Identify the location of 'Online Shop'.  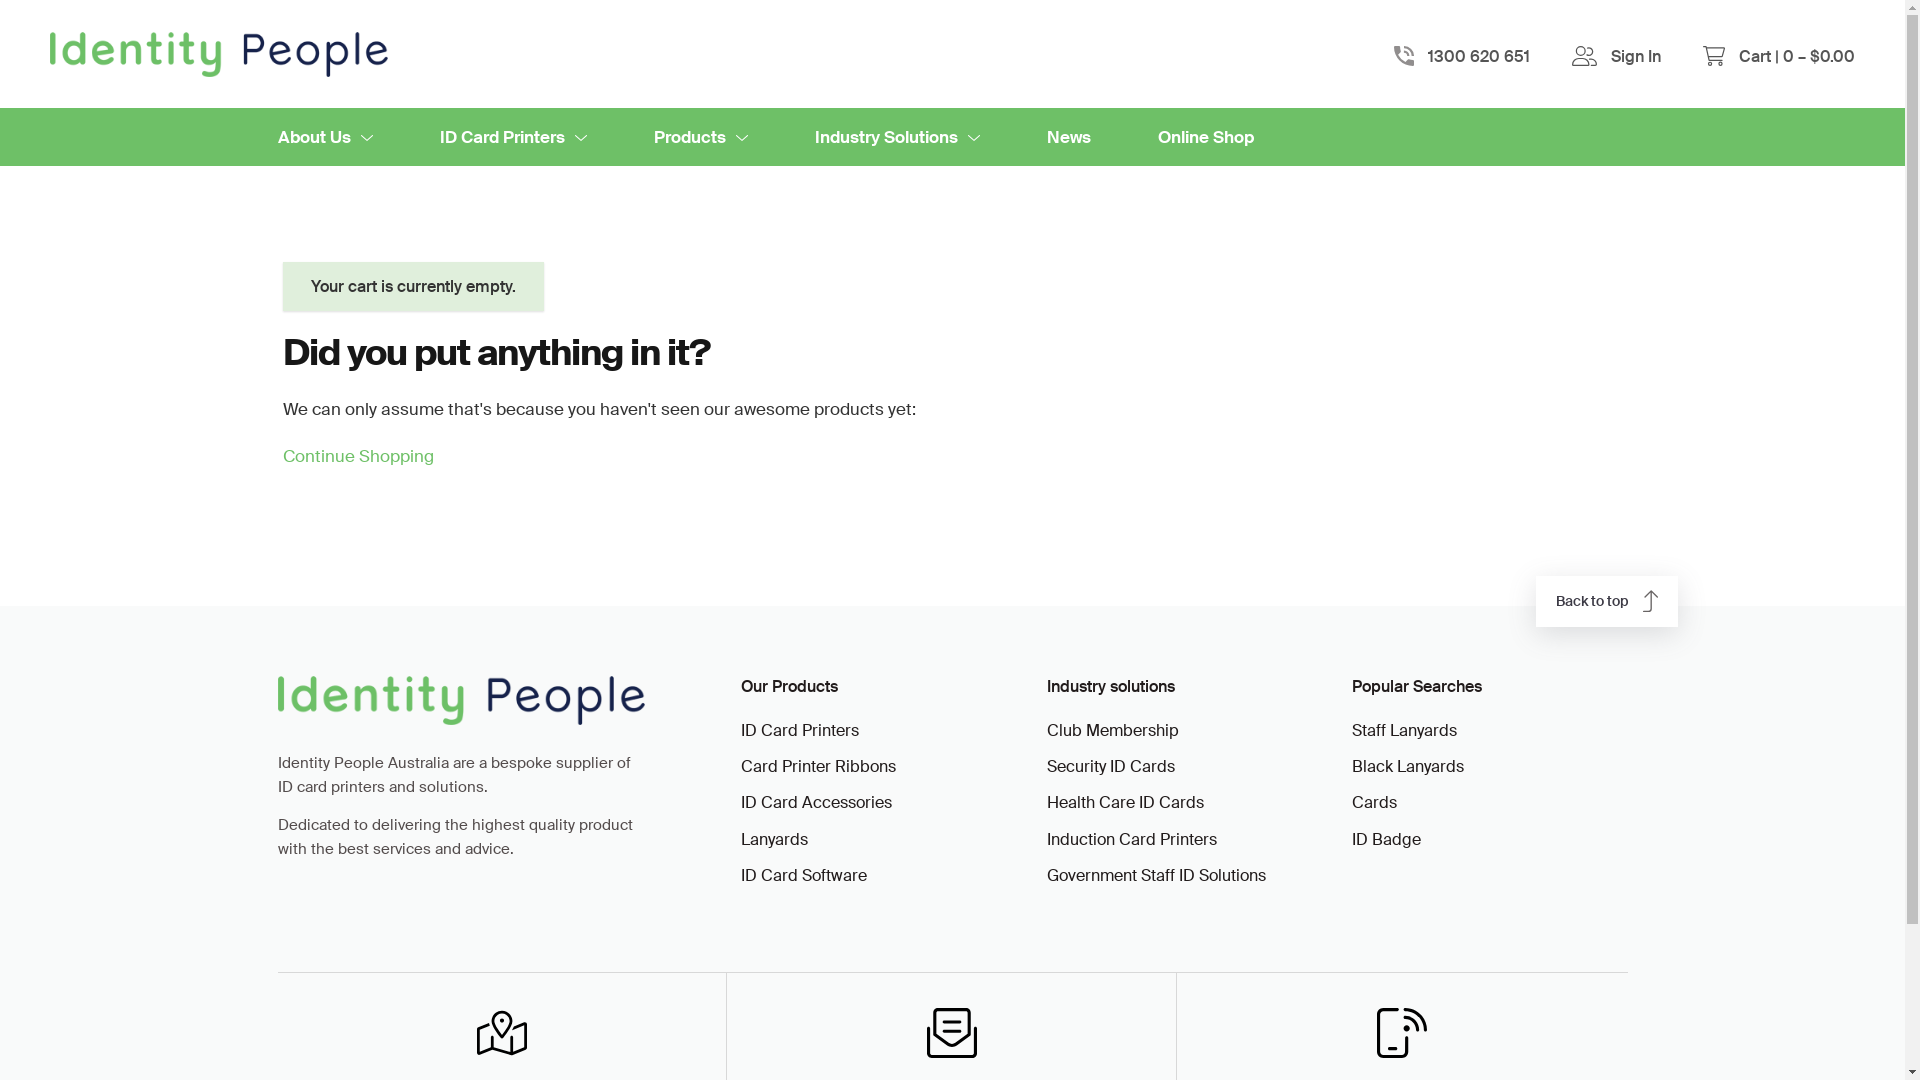
(1204, 136).